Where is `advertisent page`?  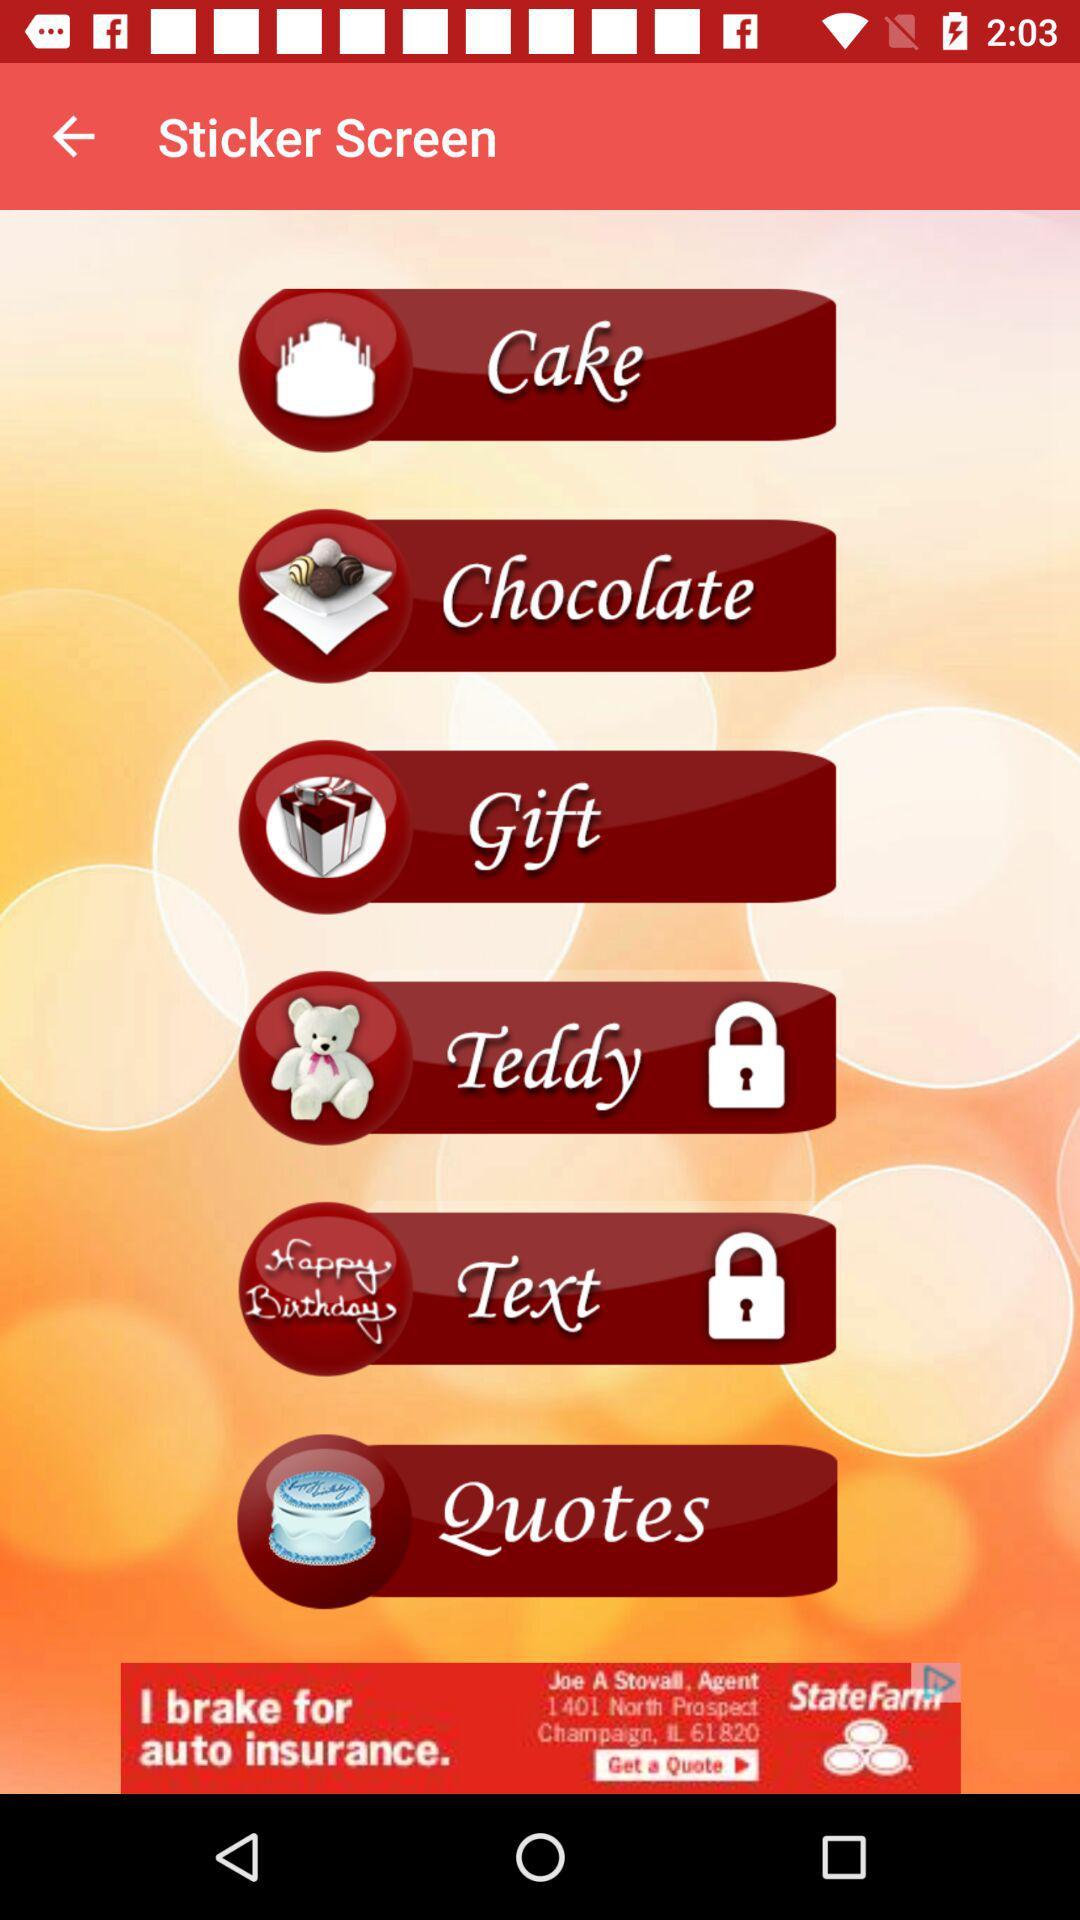
advertisent page is located at coordinates (540, 1520).